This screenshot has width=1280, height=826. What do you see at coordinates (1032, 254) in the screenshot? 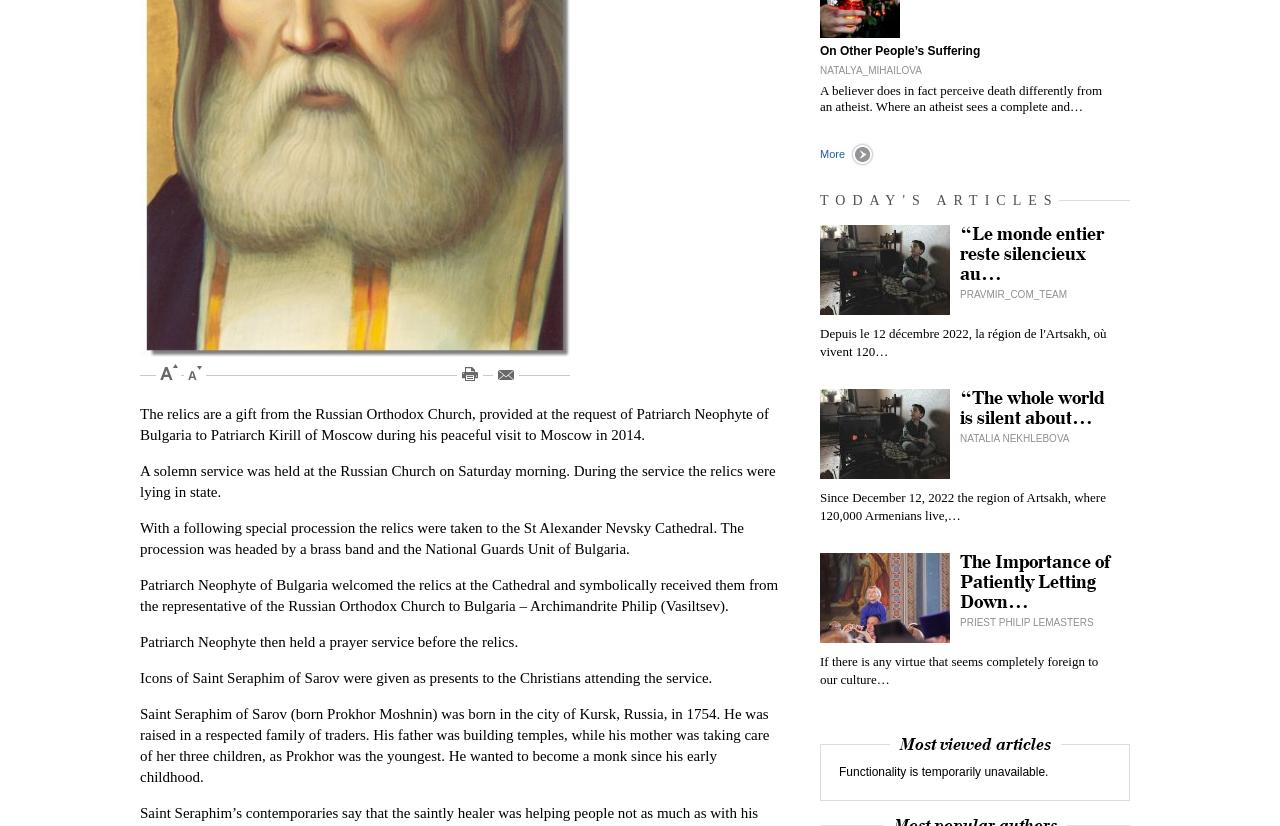
I see `'“Le monde entier reste silencieux au…'` at bounding box center [1032, 254].